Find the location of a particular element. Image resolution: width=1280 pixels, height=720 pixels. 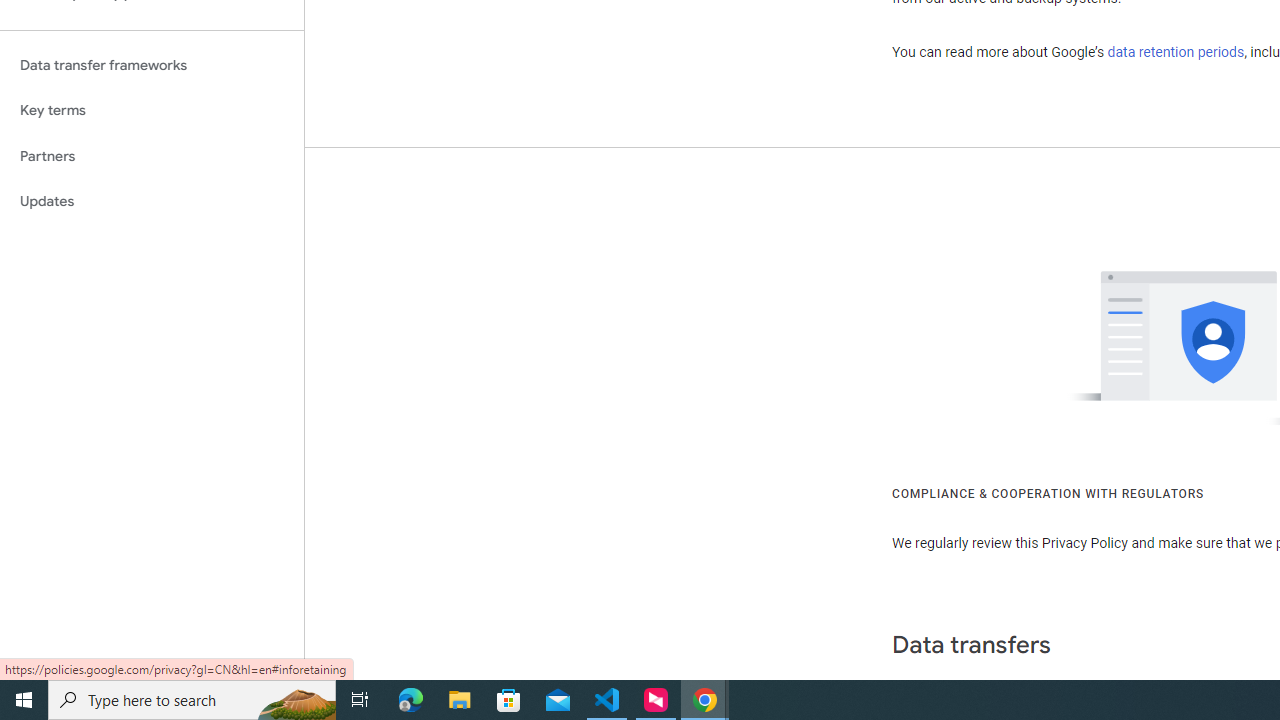

'data retention periods' is located at coordinates (1176, 51).